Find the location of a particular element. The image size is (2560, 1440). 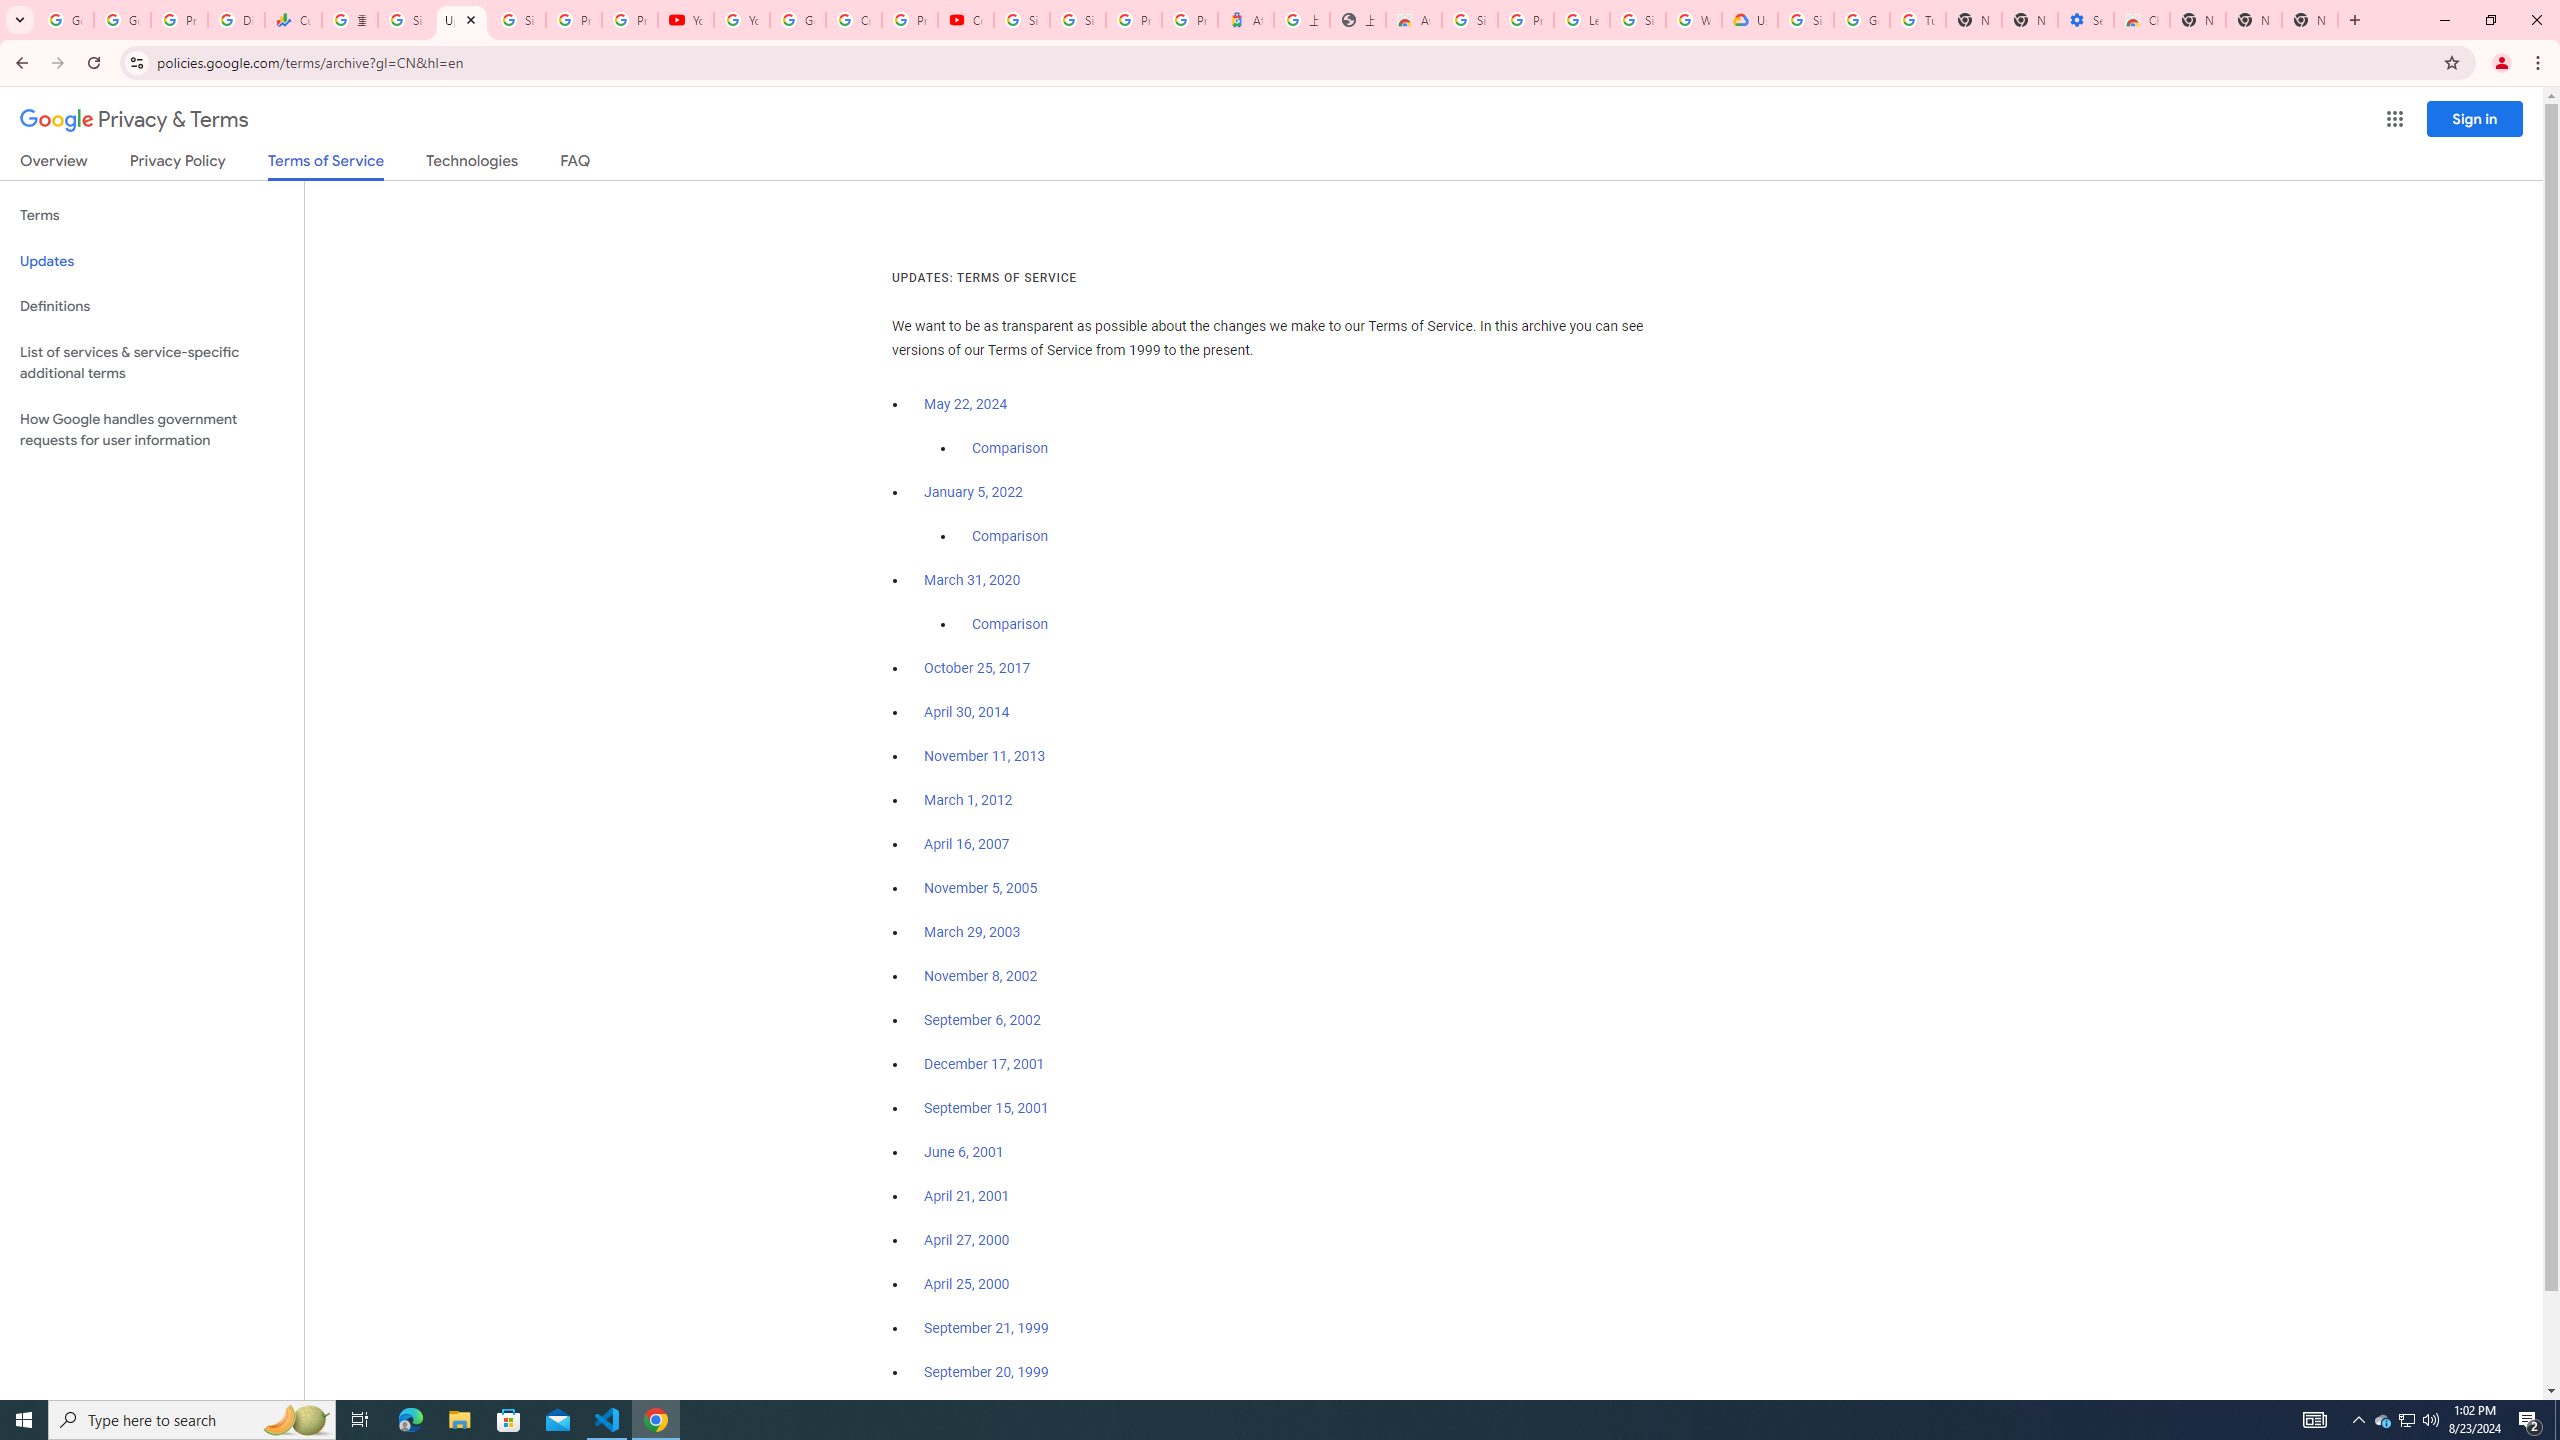

'September 21, 1999' is located at coordinates (986, 1326).